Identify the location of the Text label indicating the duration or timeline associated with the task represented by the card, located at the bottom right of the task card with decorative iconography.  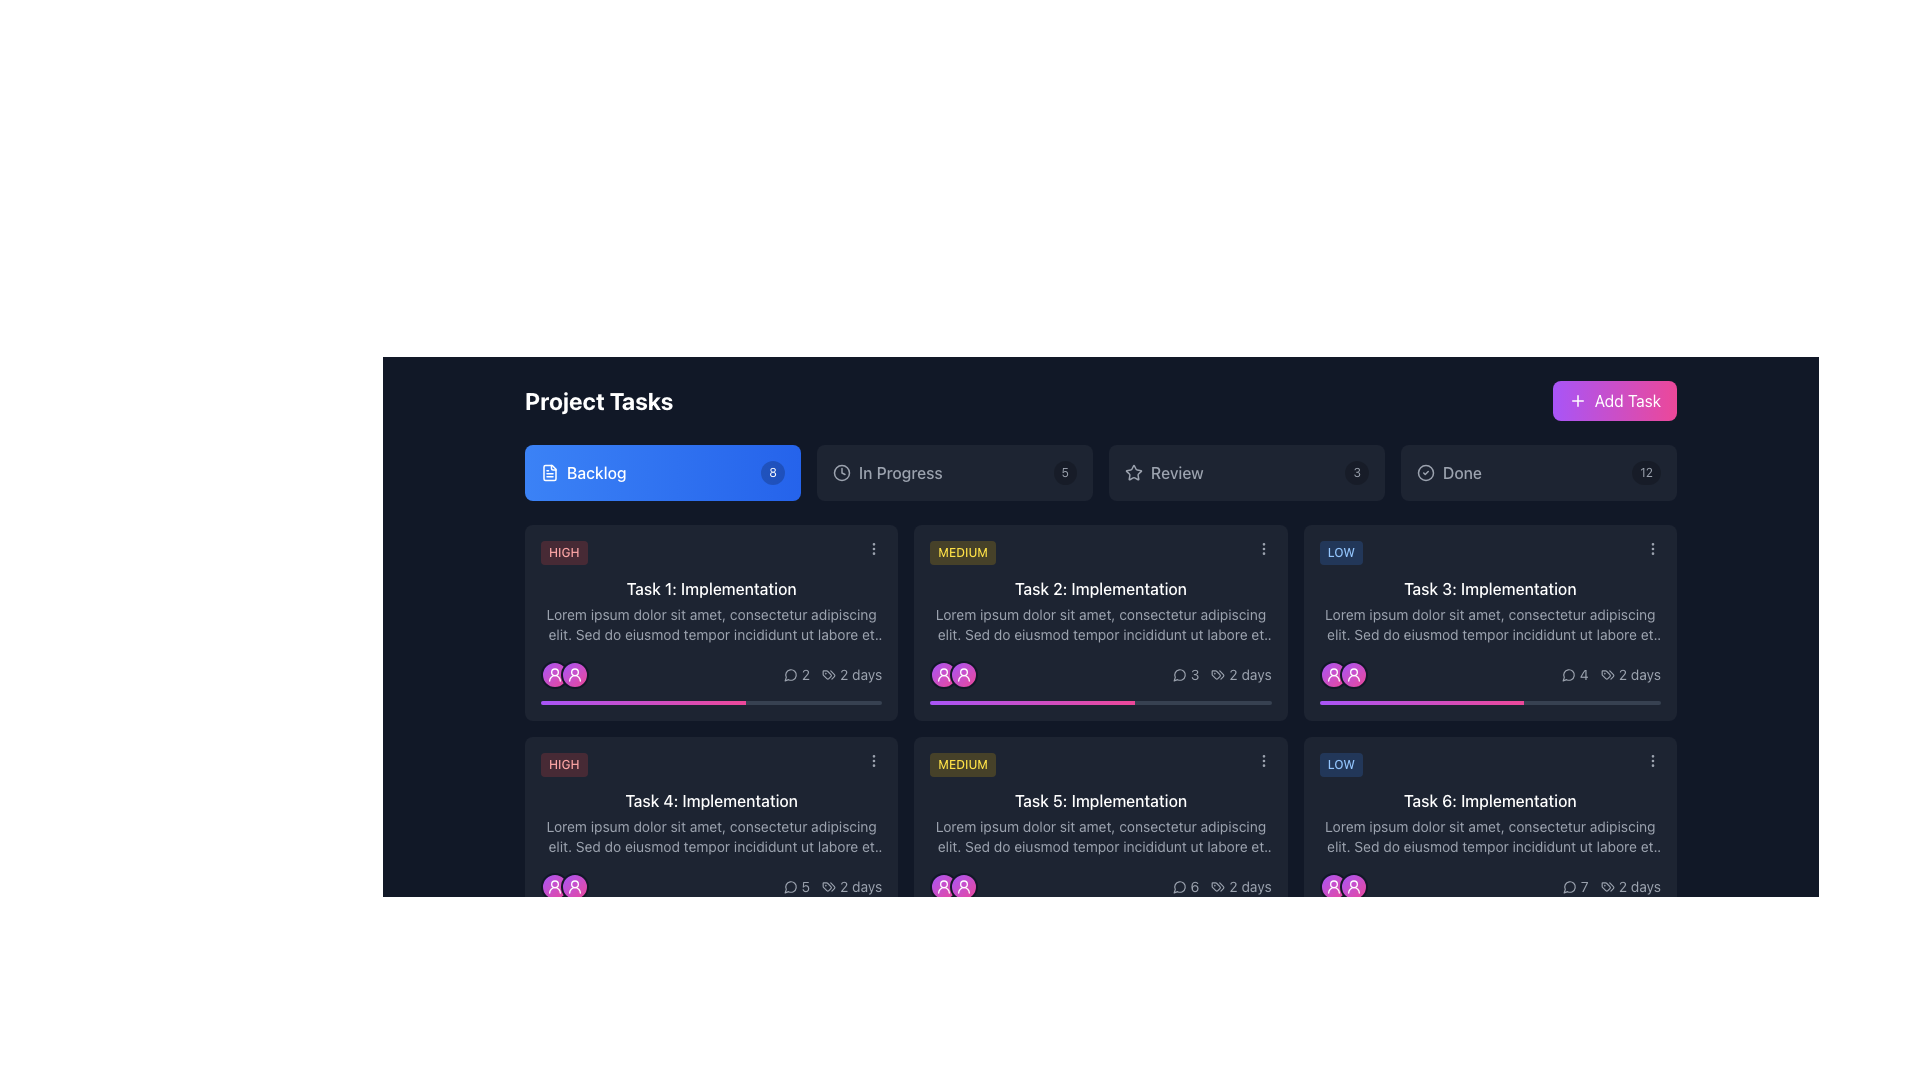
(1612, 886).